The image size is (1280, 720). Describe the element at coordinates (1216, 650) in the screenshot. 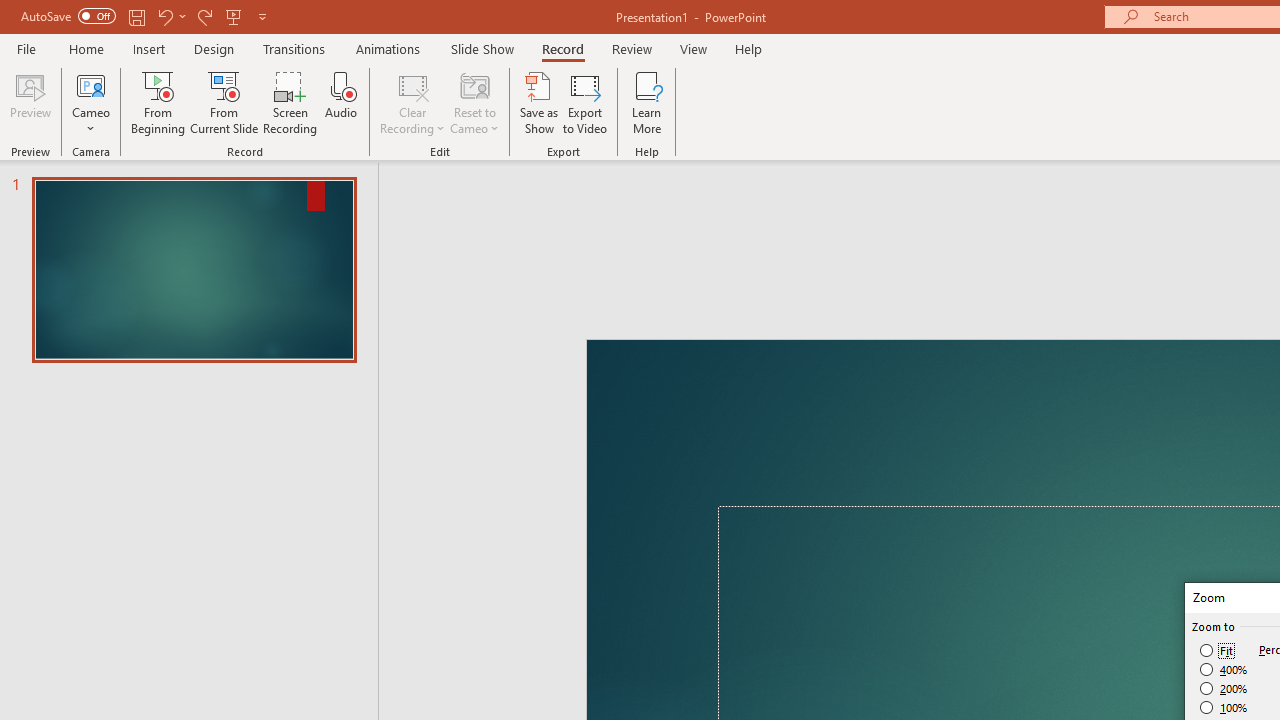

I see `'Fit'` at that location.